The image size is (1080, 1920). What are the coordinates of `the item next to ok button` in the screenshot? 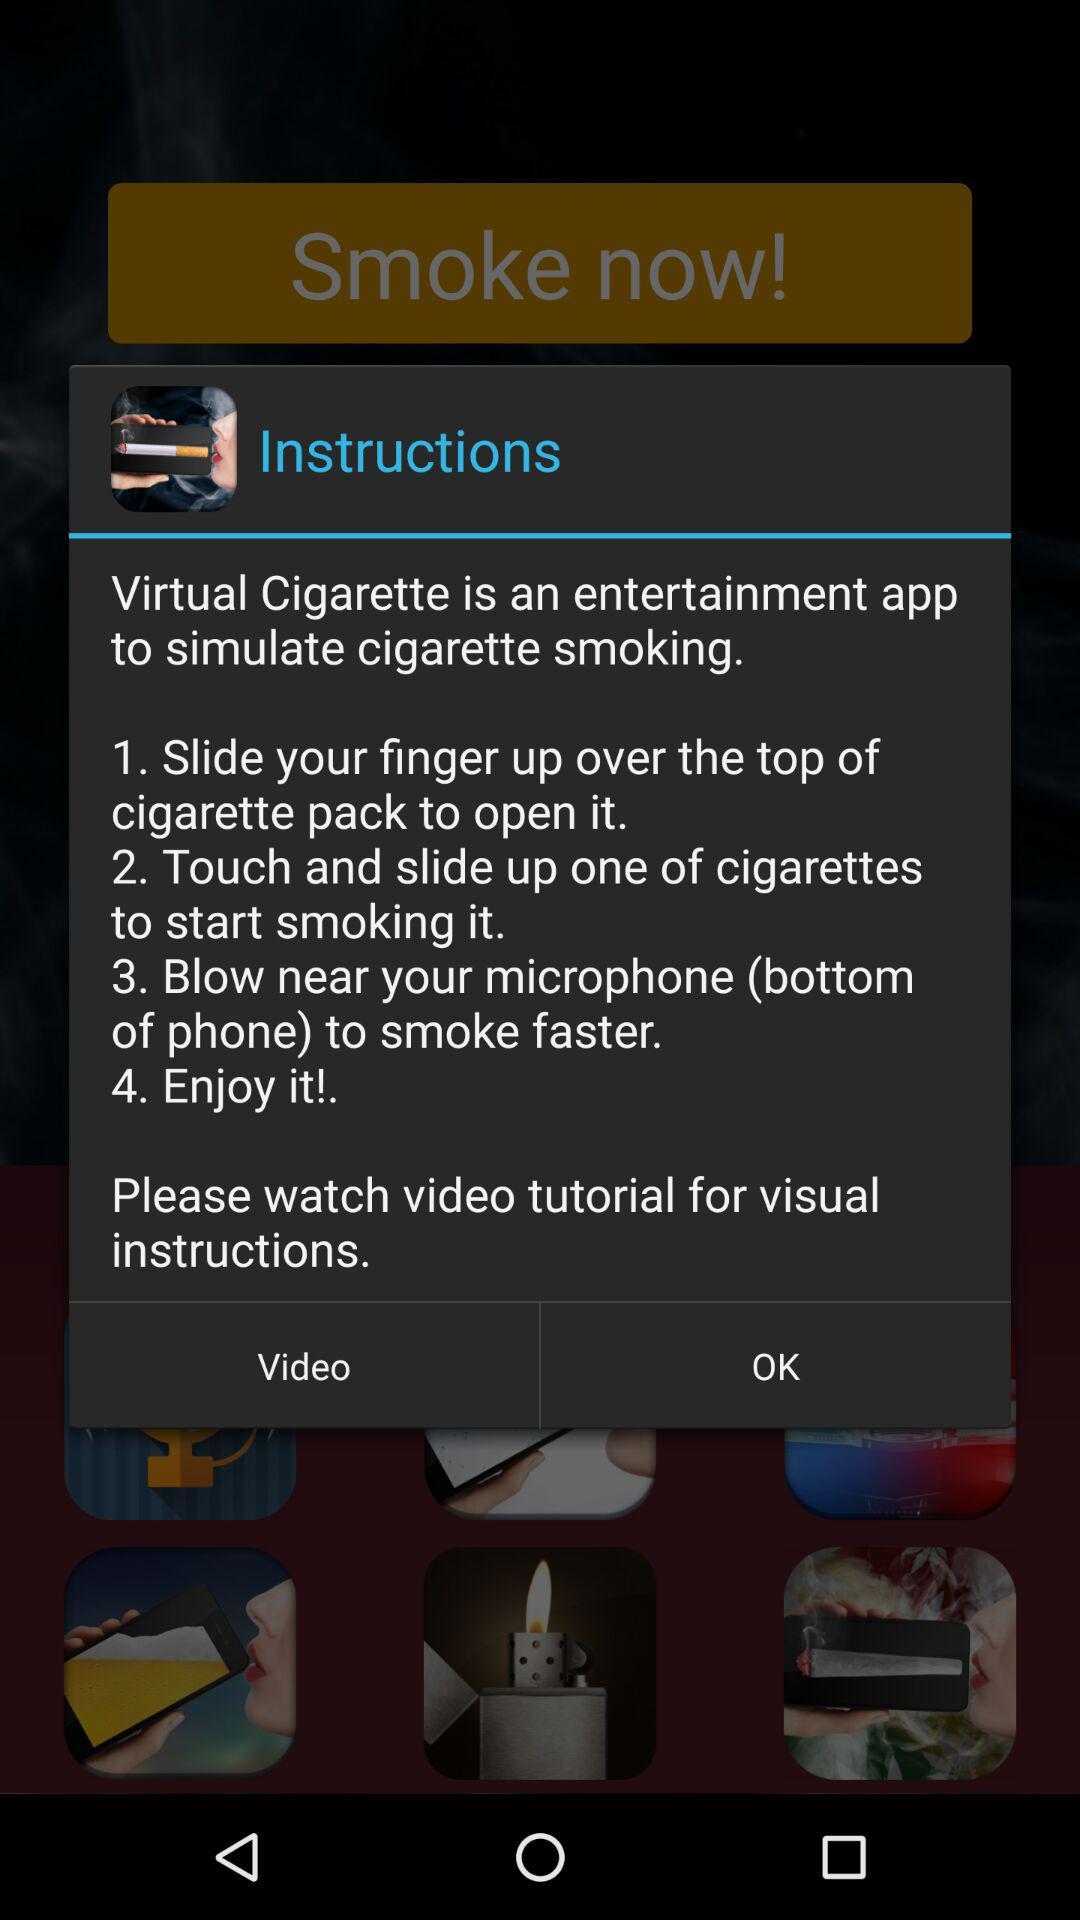 It's located at (304, 1364).